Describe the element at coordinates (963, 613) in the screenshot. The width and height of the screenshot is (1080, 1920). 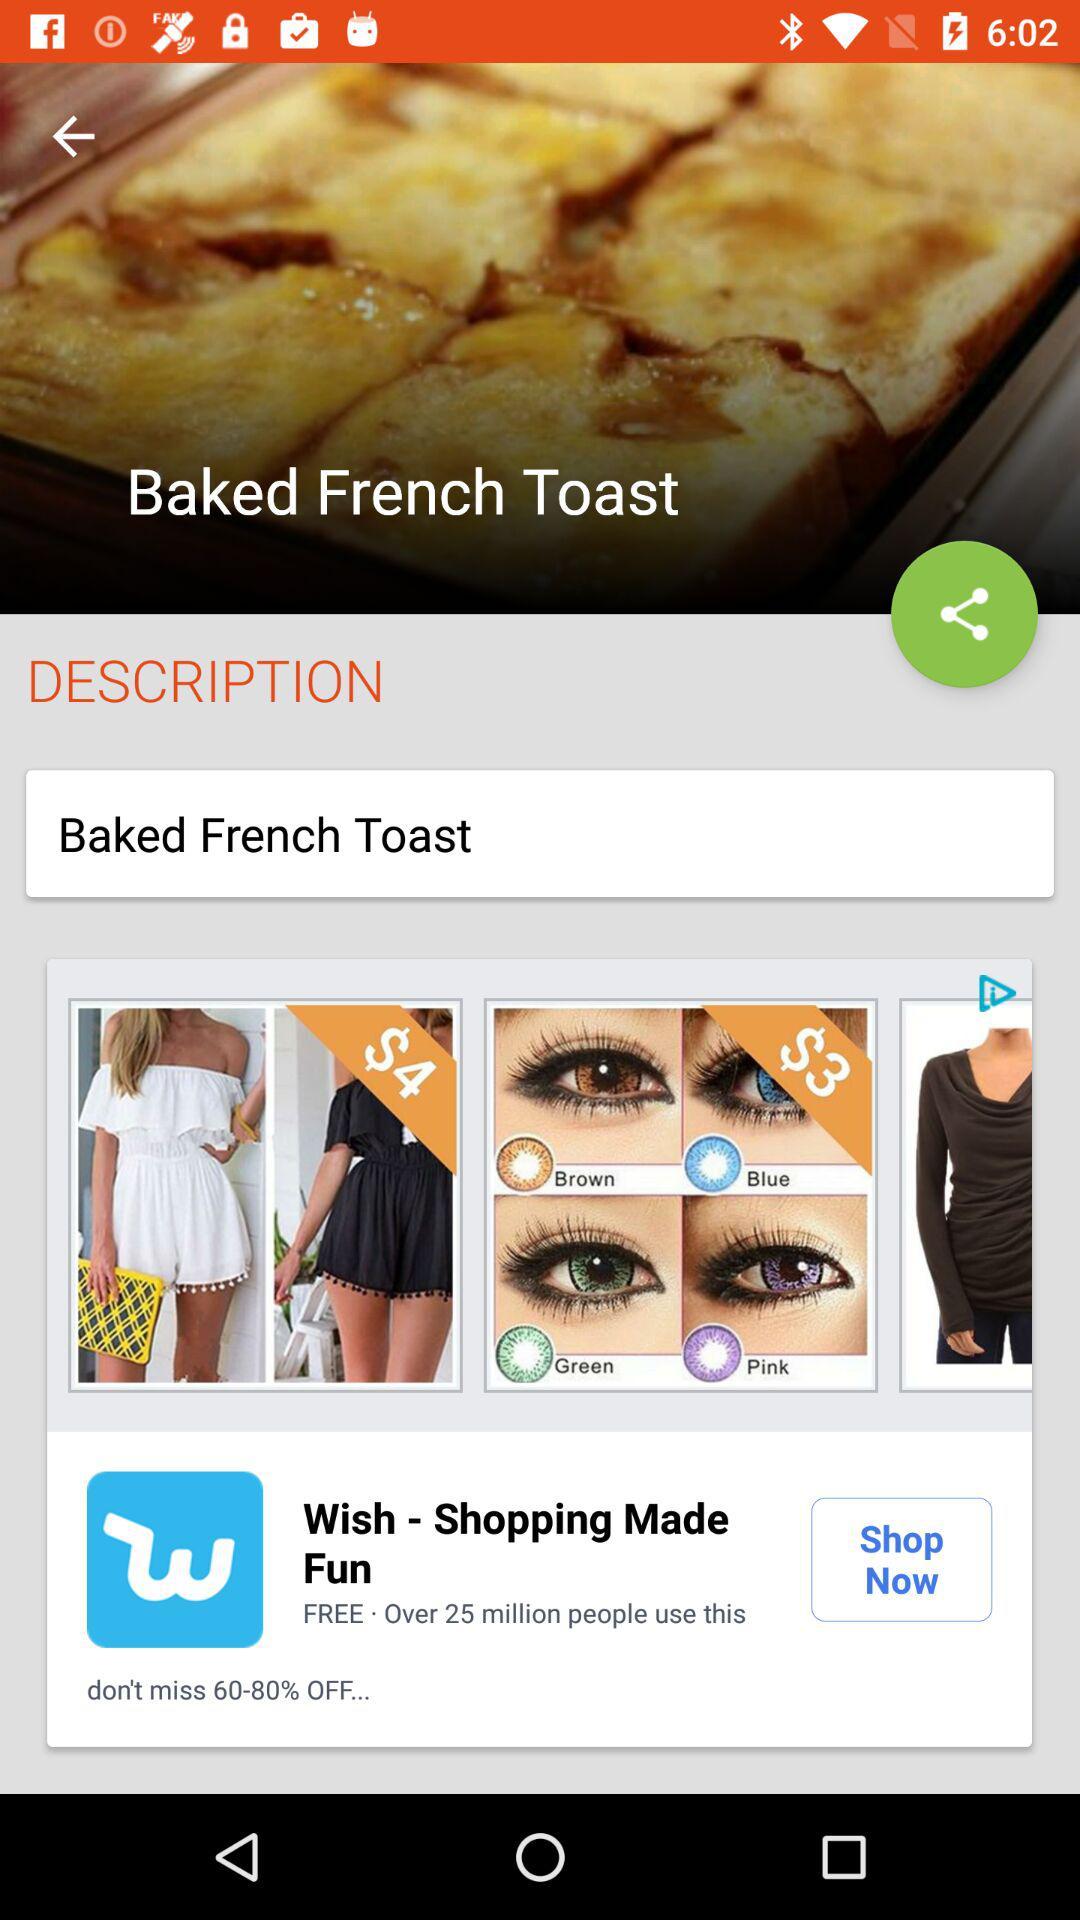
I see `the share icon` at that location.